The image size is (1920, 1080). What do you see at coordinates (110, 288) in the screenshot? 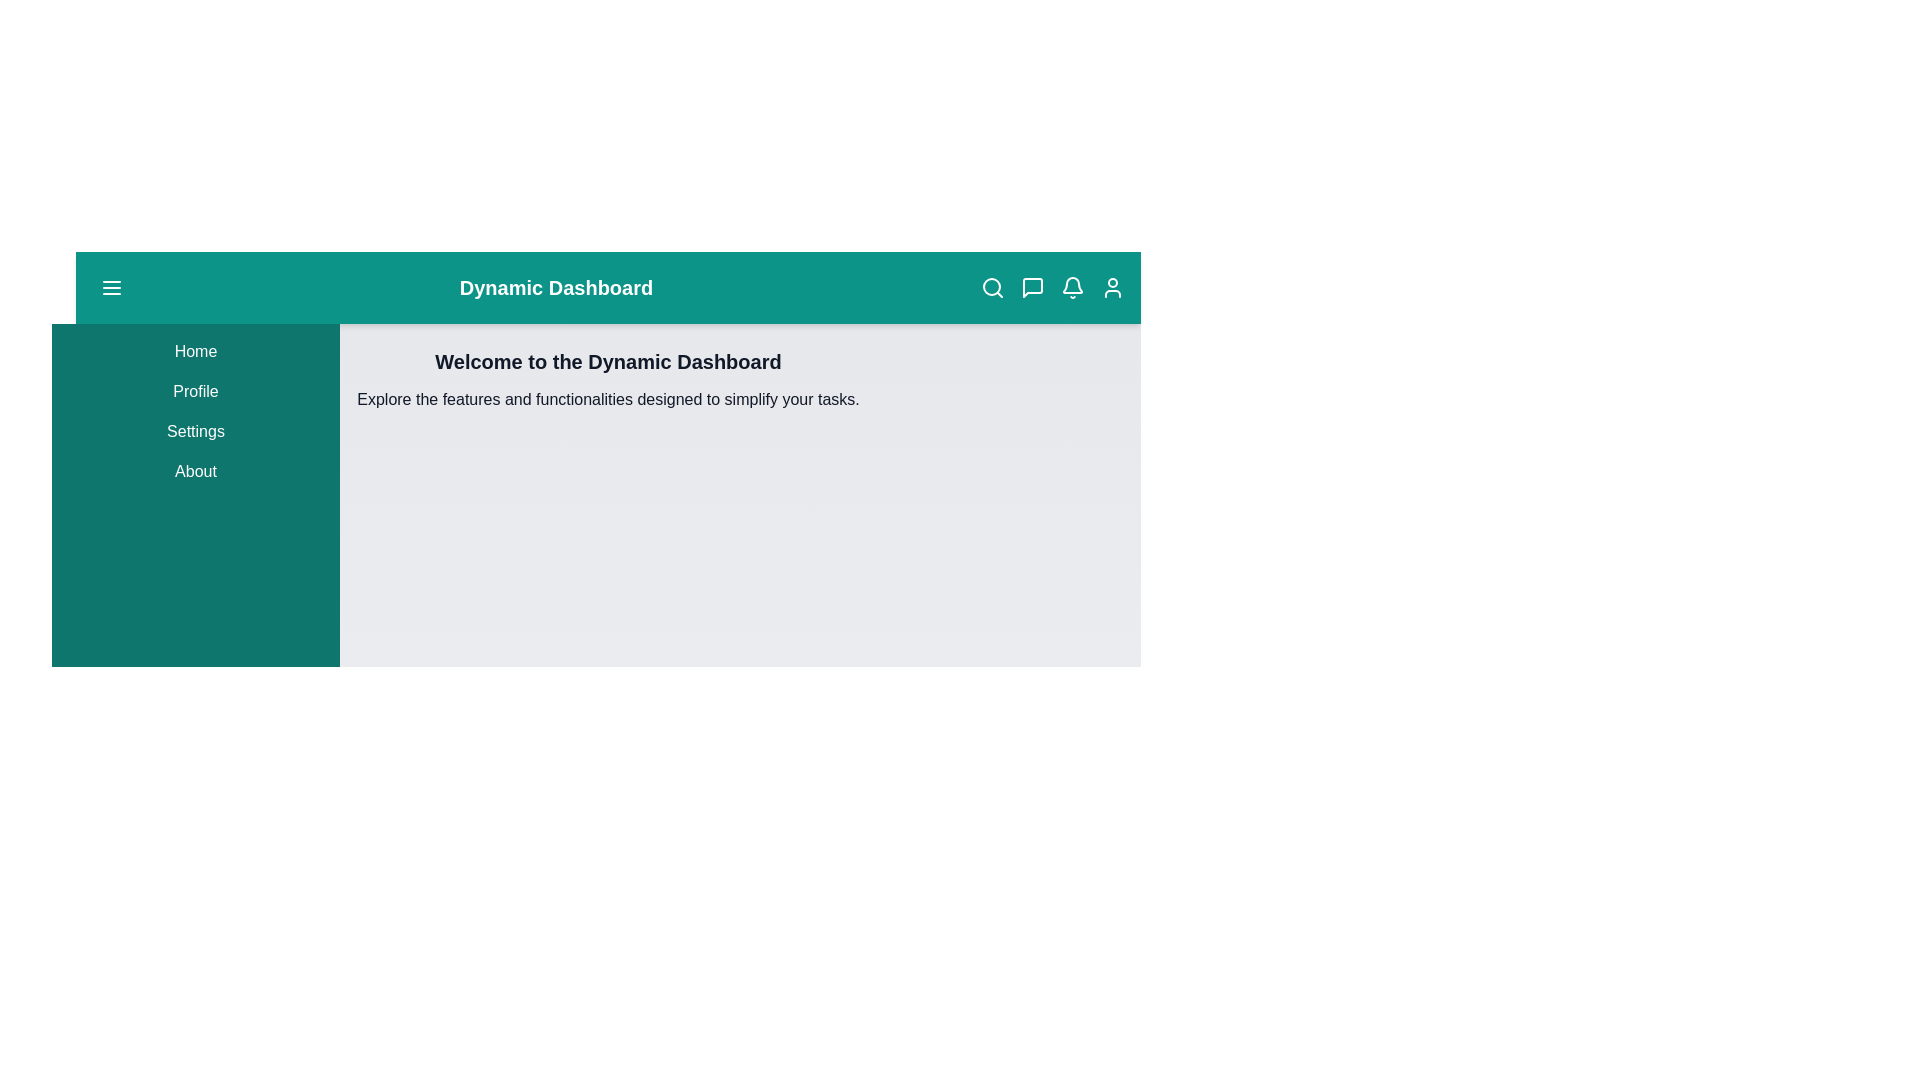
I see `the menu button to toggle the sidebar menu` at bounding box center [110, 288].